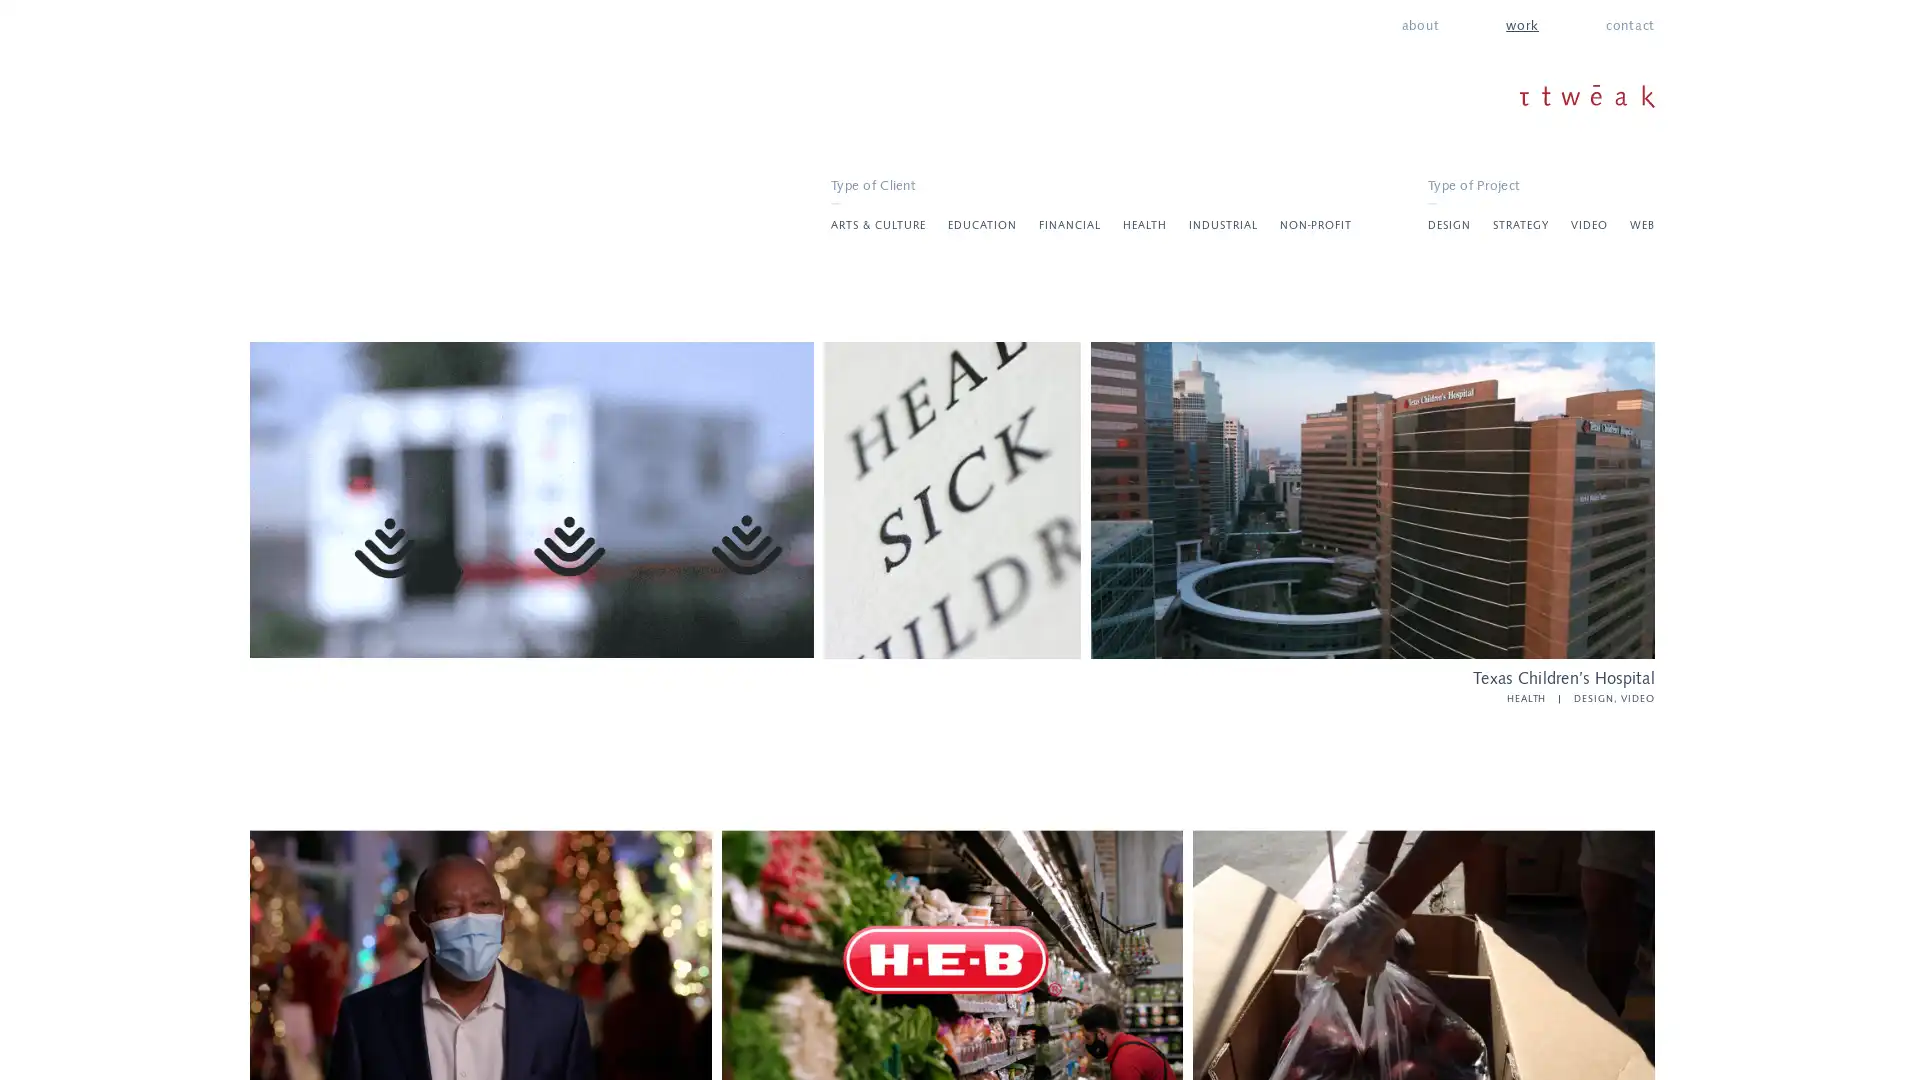  I want to click on FINANCIAL, so click(1069, 225).